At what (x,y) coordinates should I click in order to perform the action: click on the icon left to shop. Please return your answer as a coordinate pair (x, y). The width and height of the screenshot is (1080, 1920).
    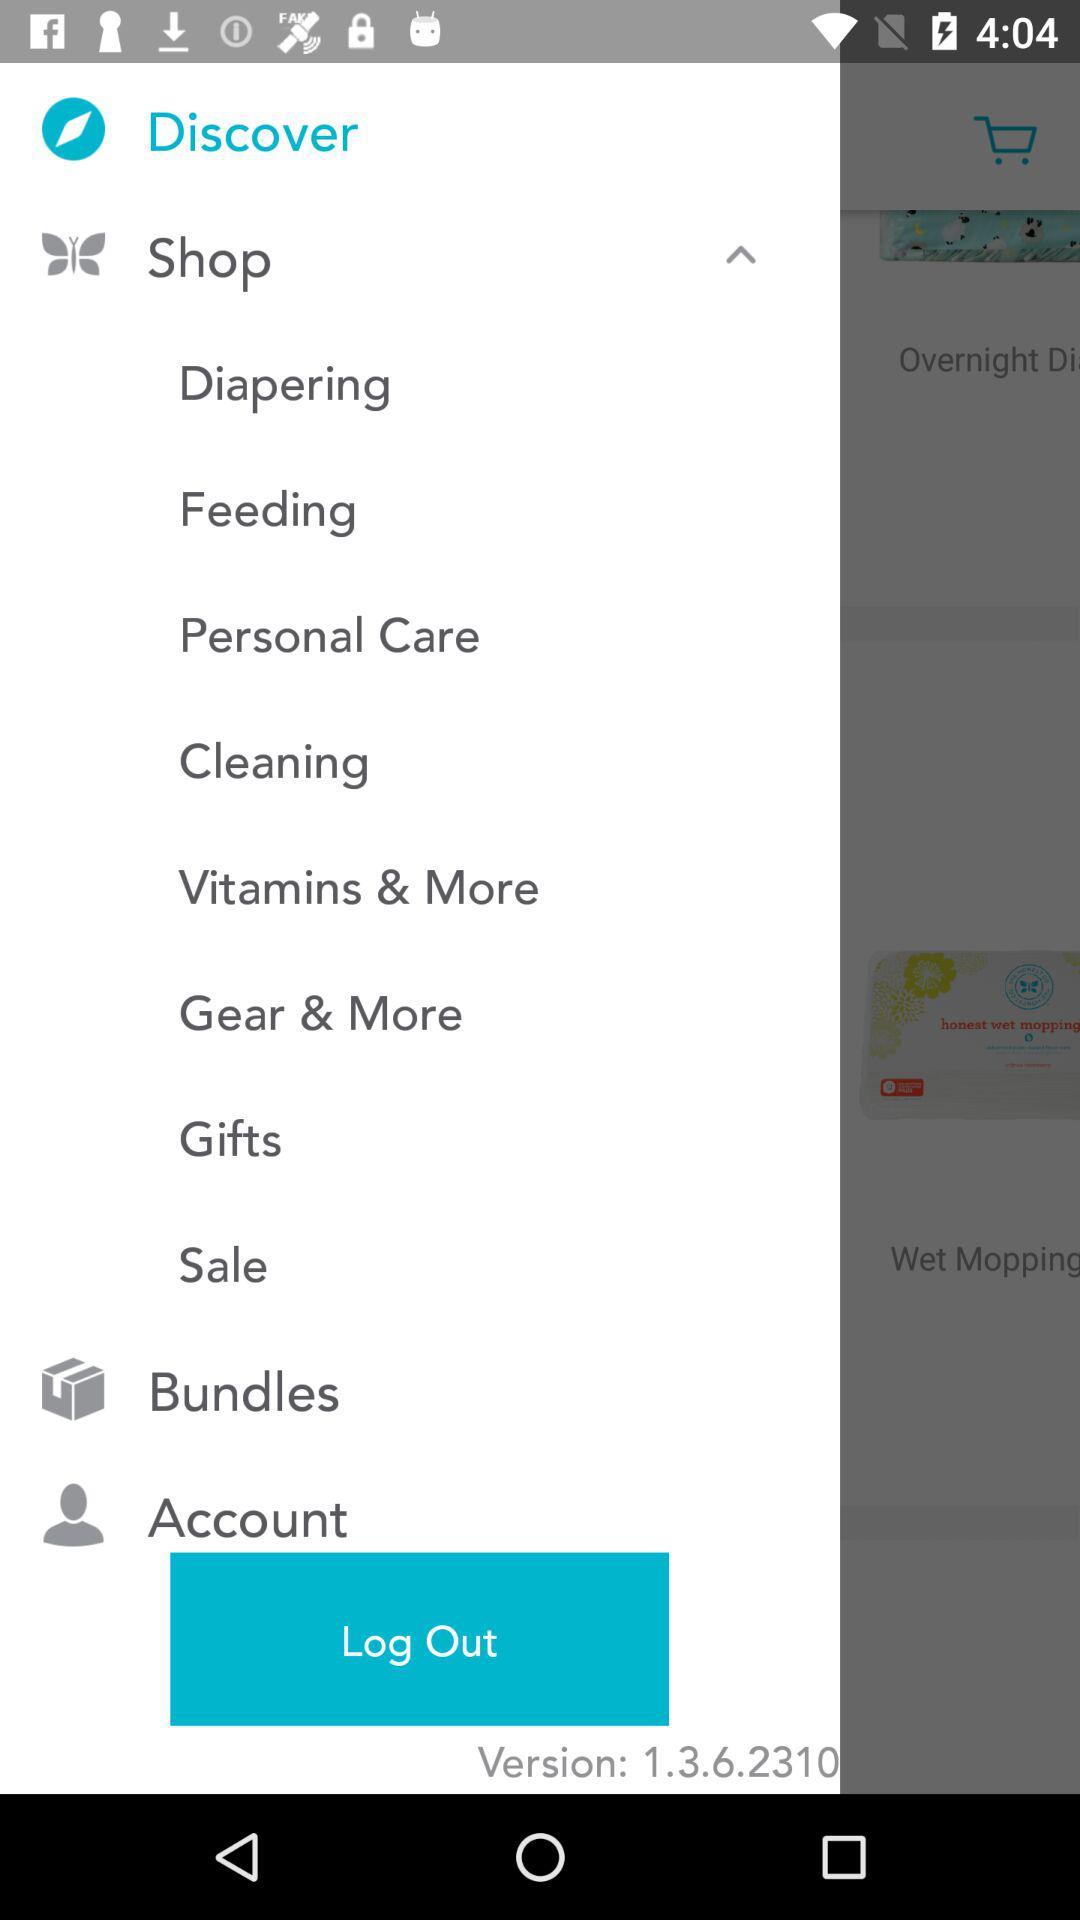
    Looking at the image, I should click on (72, 254).